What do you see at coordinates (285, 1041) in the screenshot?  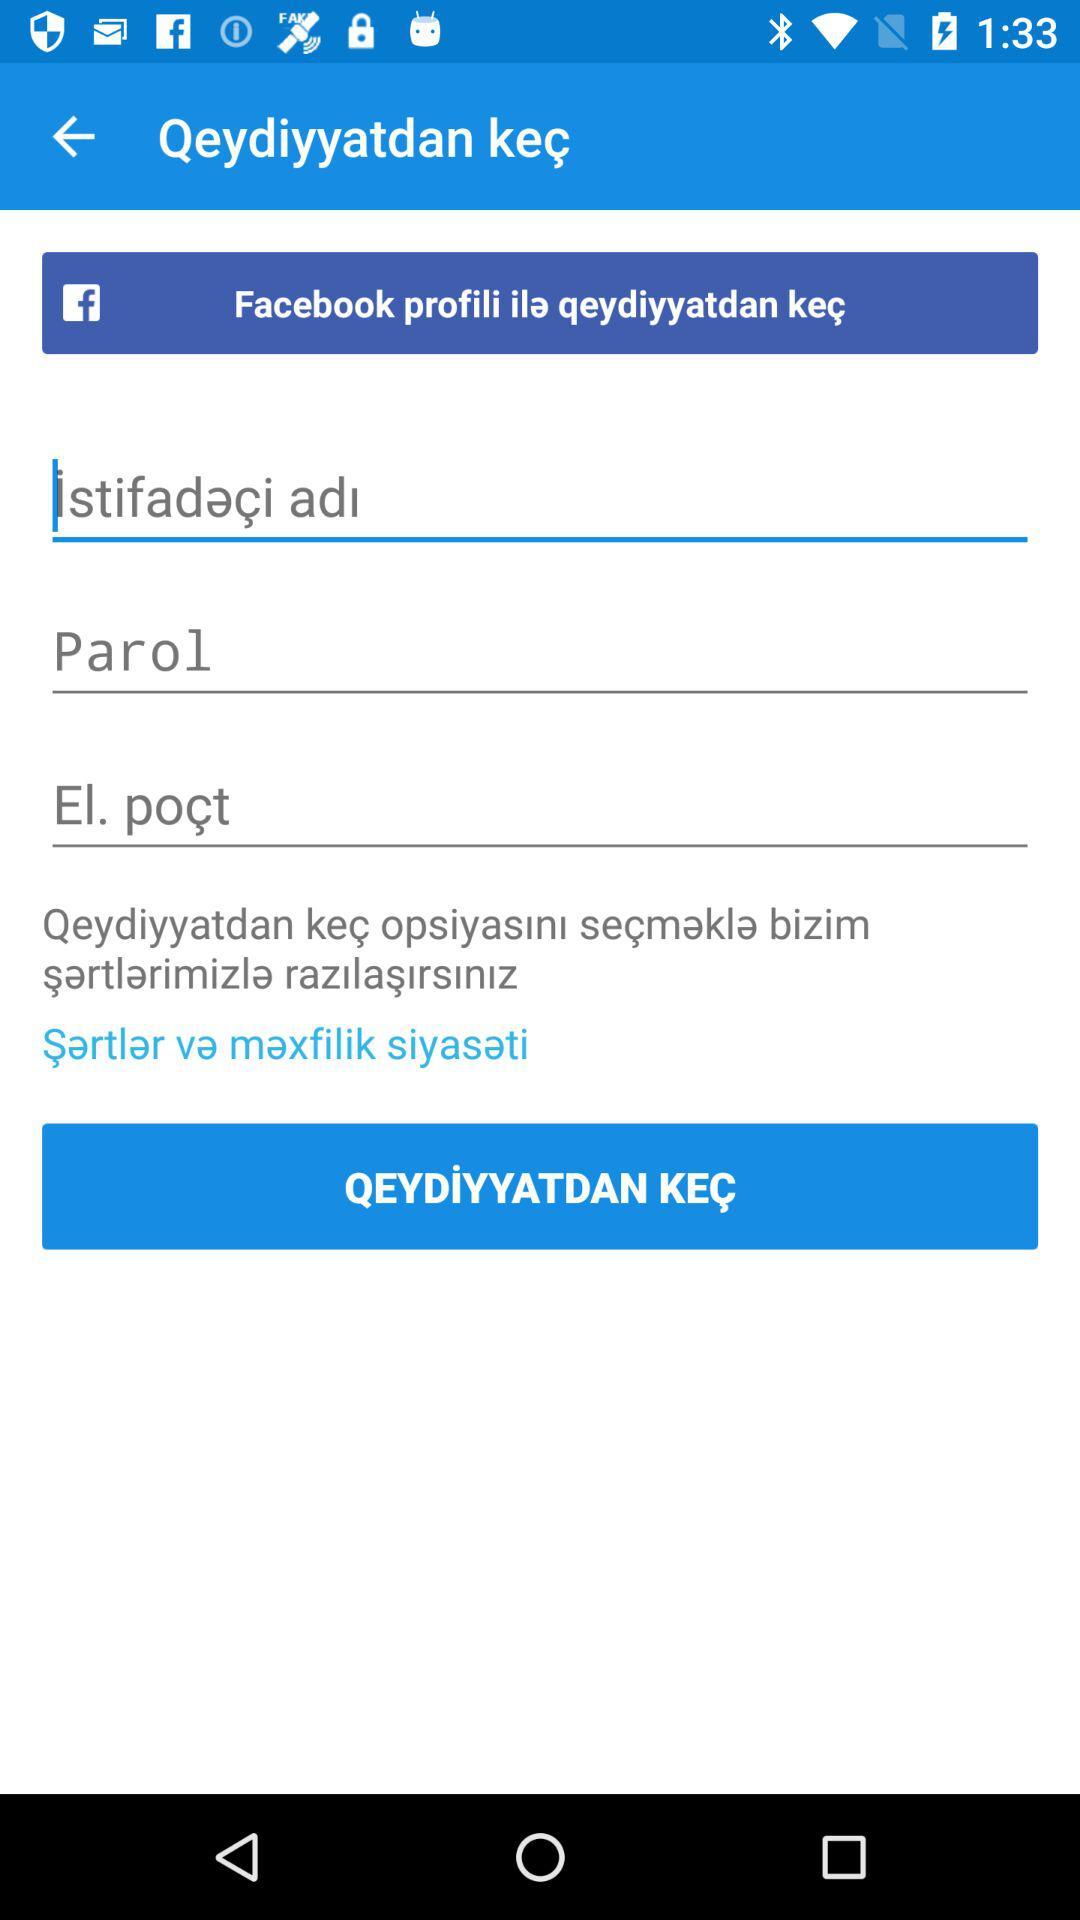 I see `icon on the left` at bounding box center [285, 1041].